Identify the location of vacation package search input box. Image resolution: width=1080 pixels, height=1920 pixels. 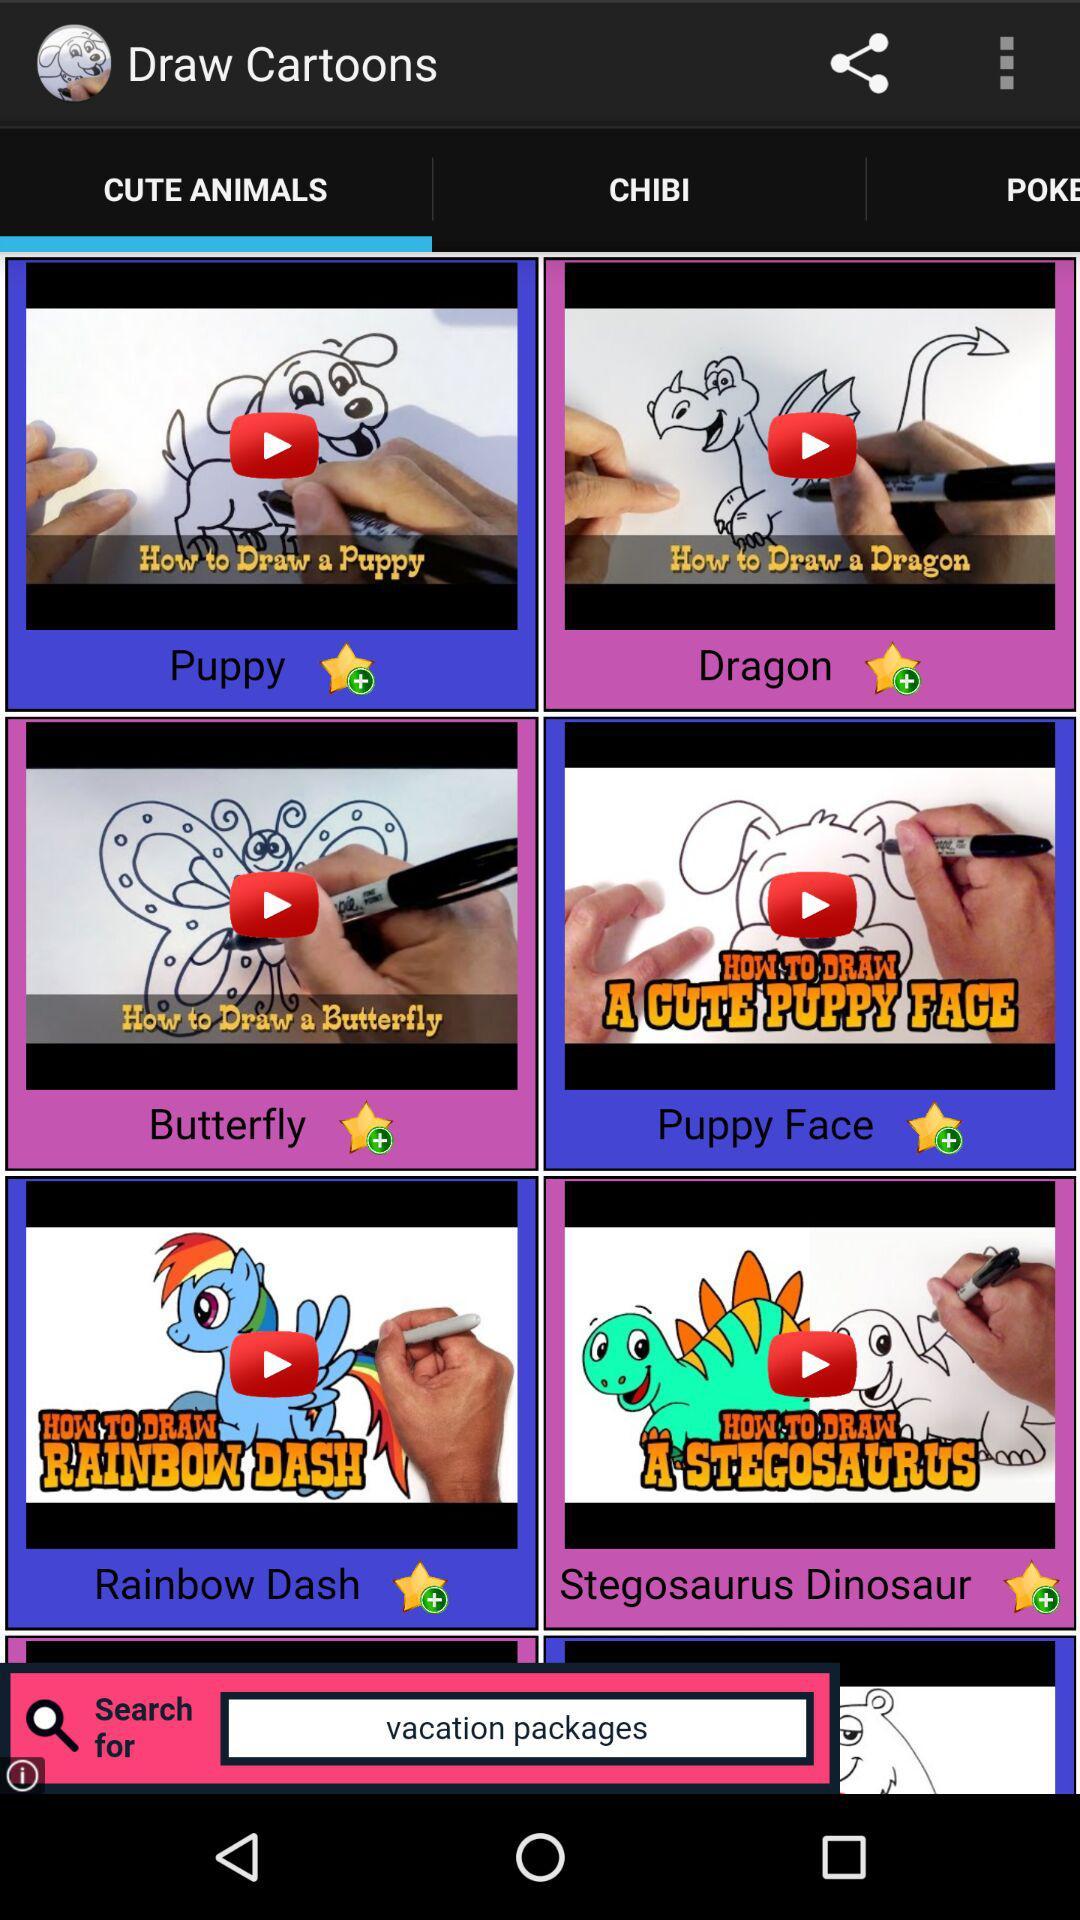
(419, 1727).